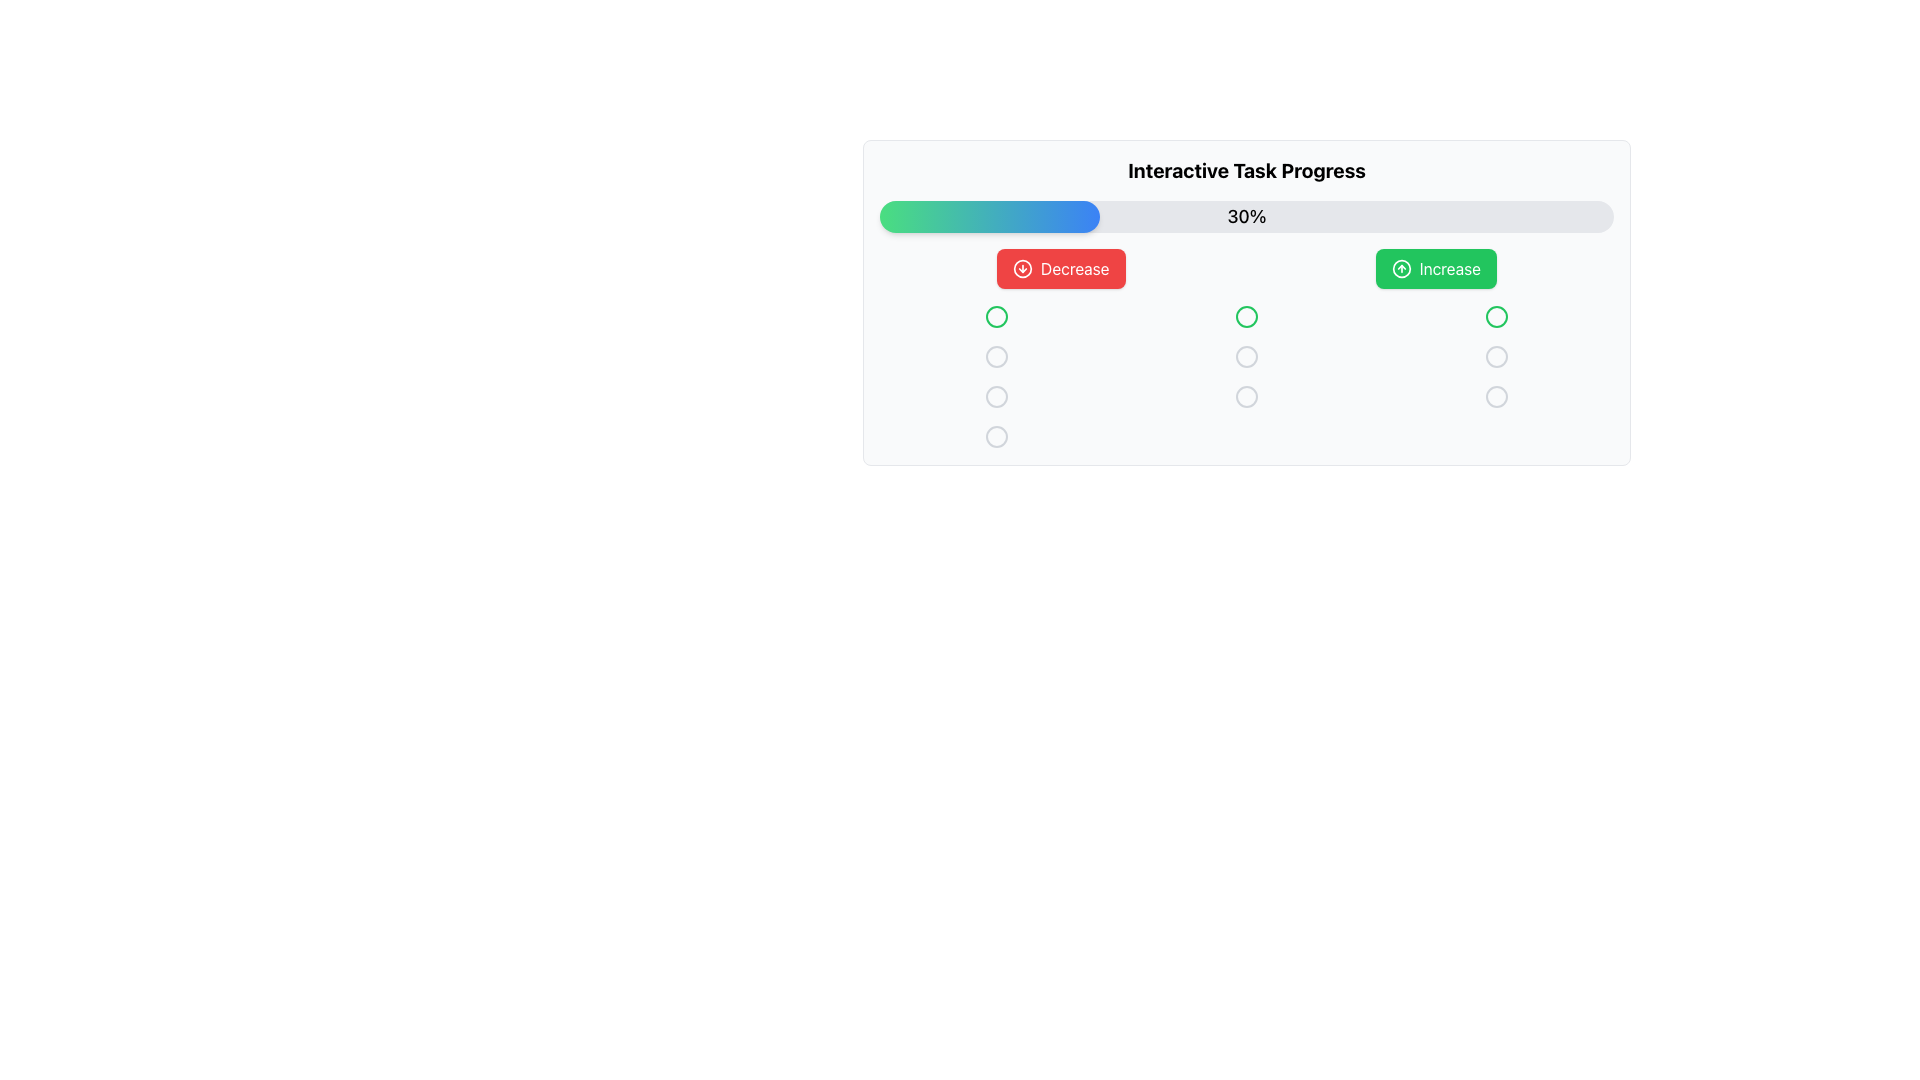 The height and width of the screenshot is (1080, 1920). What do you see at coordinates (1246, 397) in the screenshot?
I see `the checkbox or radio button located in the sixth row and third column of the task grid` at bounding box center [1246, 397].